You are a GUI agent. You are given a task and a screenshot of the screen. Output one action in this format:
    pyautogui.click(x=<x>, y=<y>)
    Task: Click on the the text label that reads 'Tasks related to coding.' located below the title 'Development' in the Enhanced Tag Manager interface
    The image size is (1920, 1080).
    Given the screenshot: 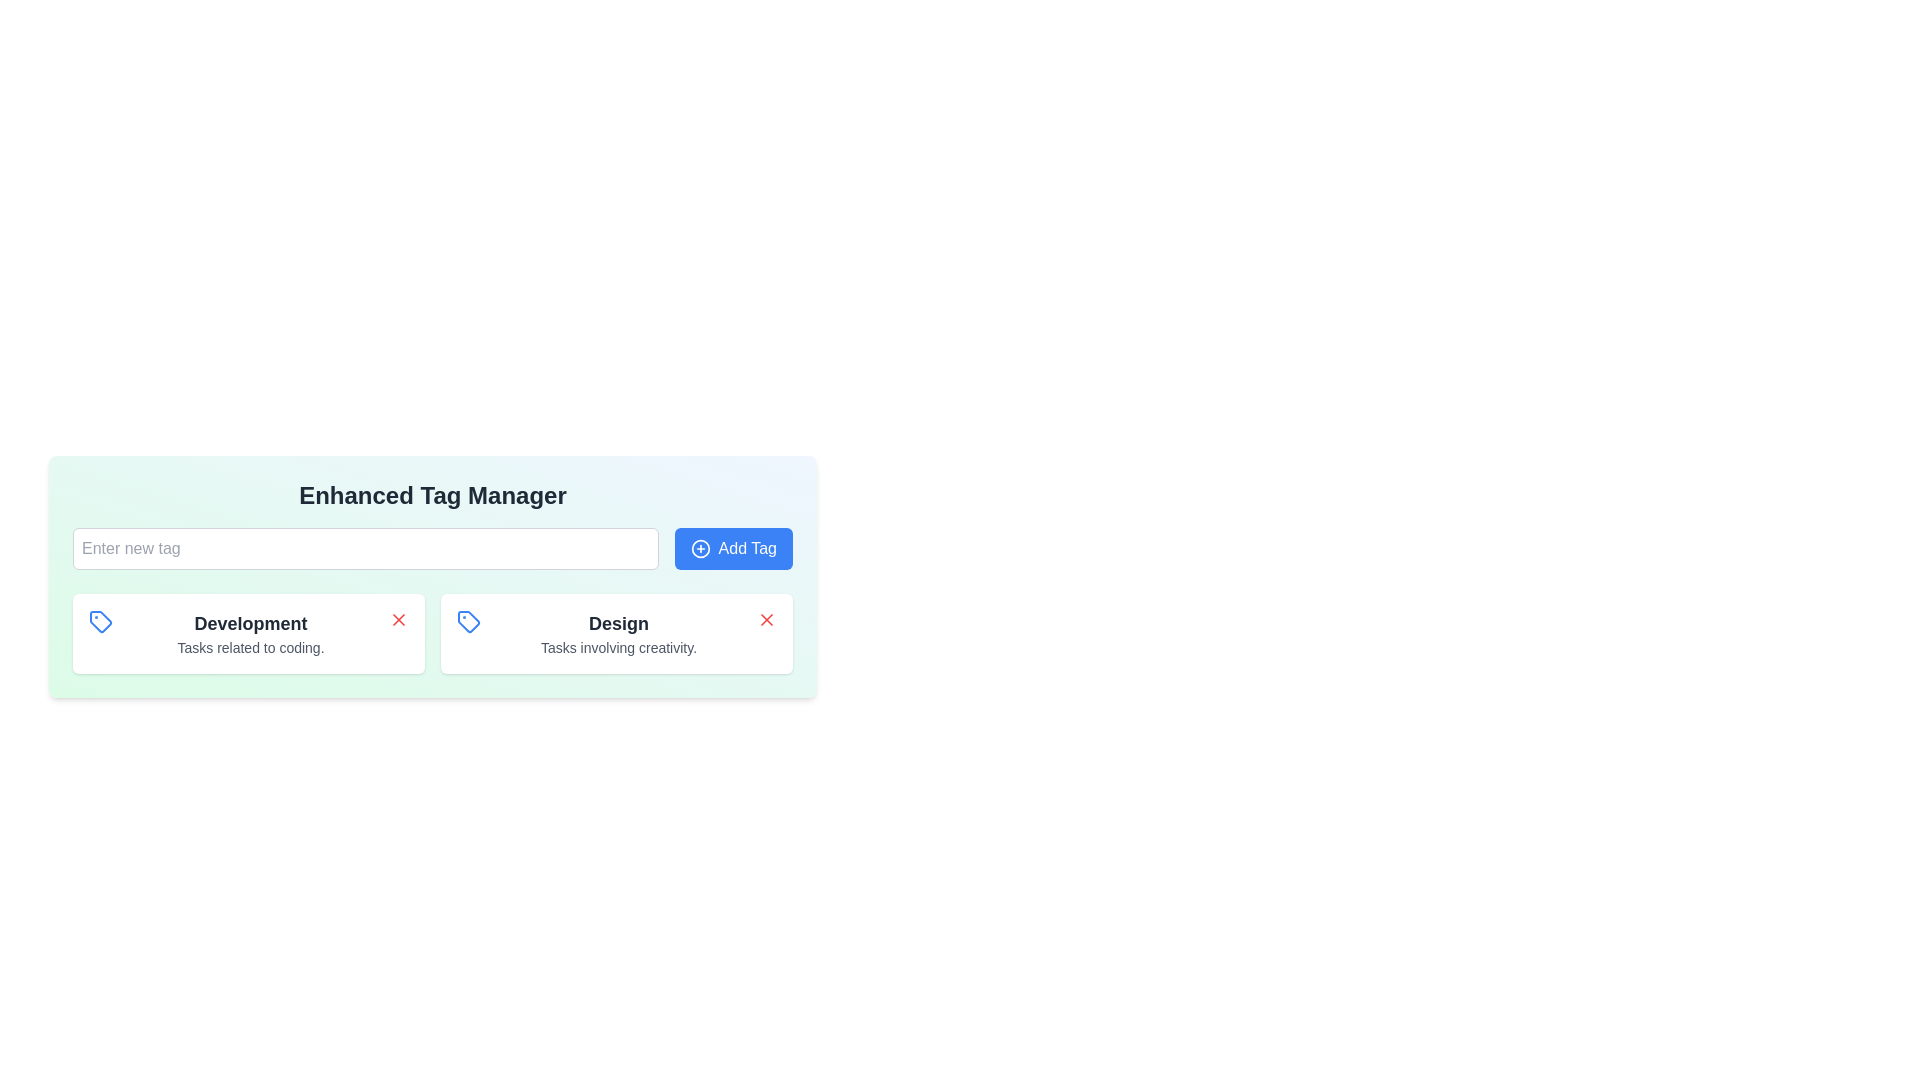 What is the action you would take?
    pyautogui.click(x=249, y=648)
    